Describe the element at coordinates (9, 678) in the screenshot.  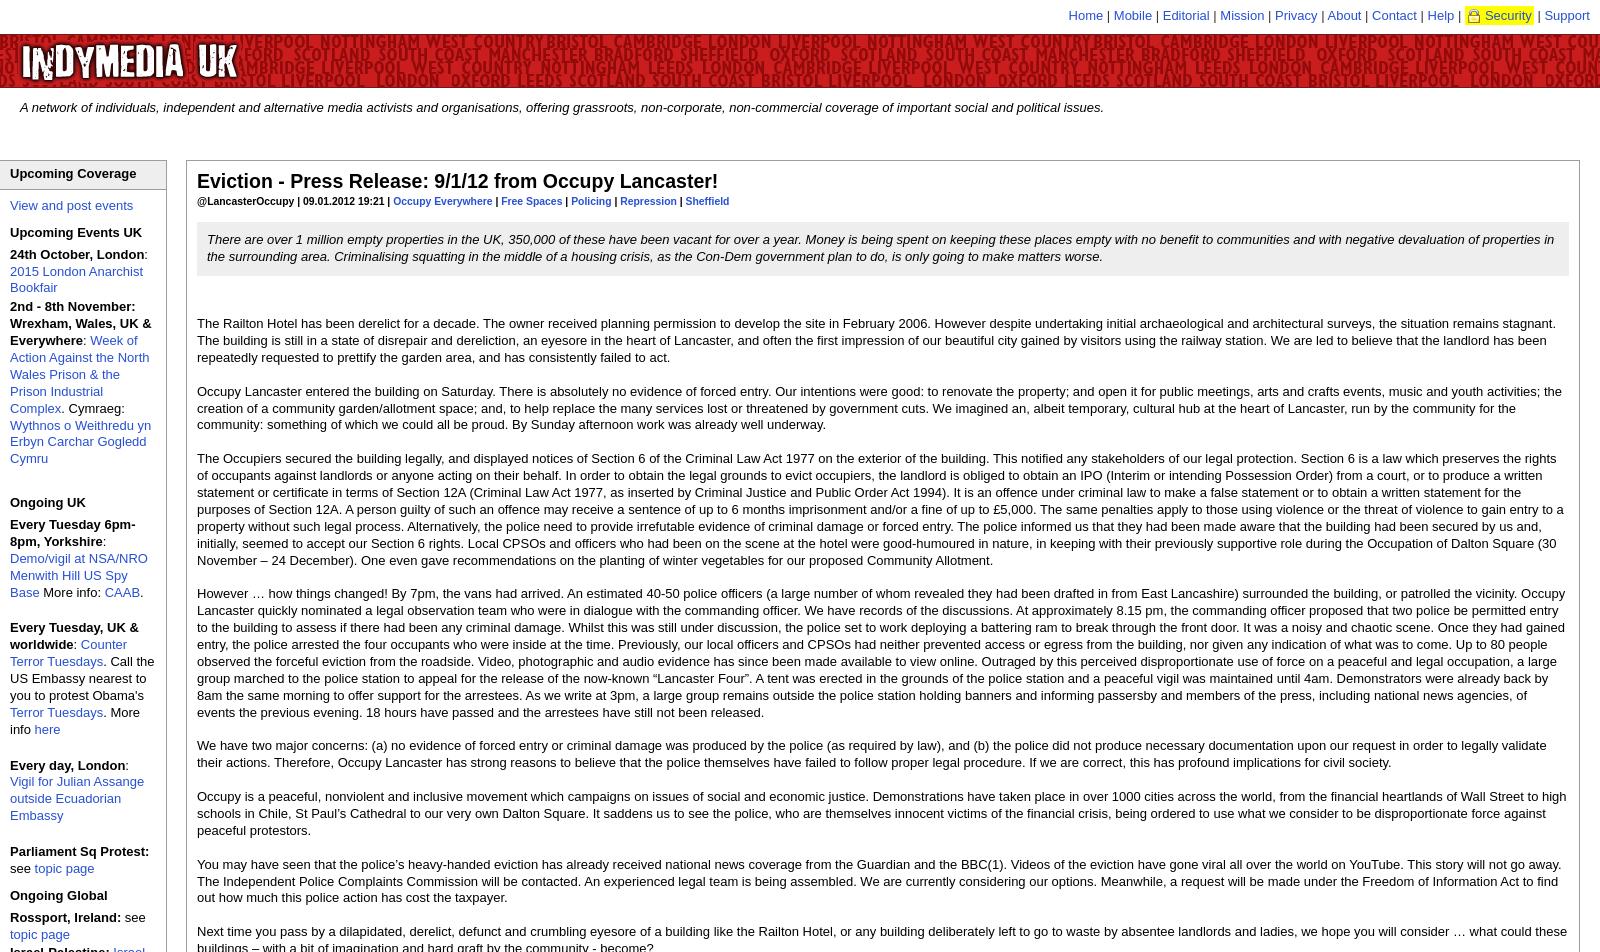
I see `'. Call the US Embassy nearest to you to protest Obama's'` at that location.